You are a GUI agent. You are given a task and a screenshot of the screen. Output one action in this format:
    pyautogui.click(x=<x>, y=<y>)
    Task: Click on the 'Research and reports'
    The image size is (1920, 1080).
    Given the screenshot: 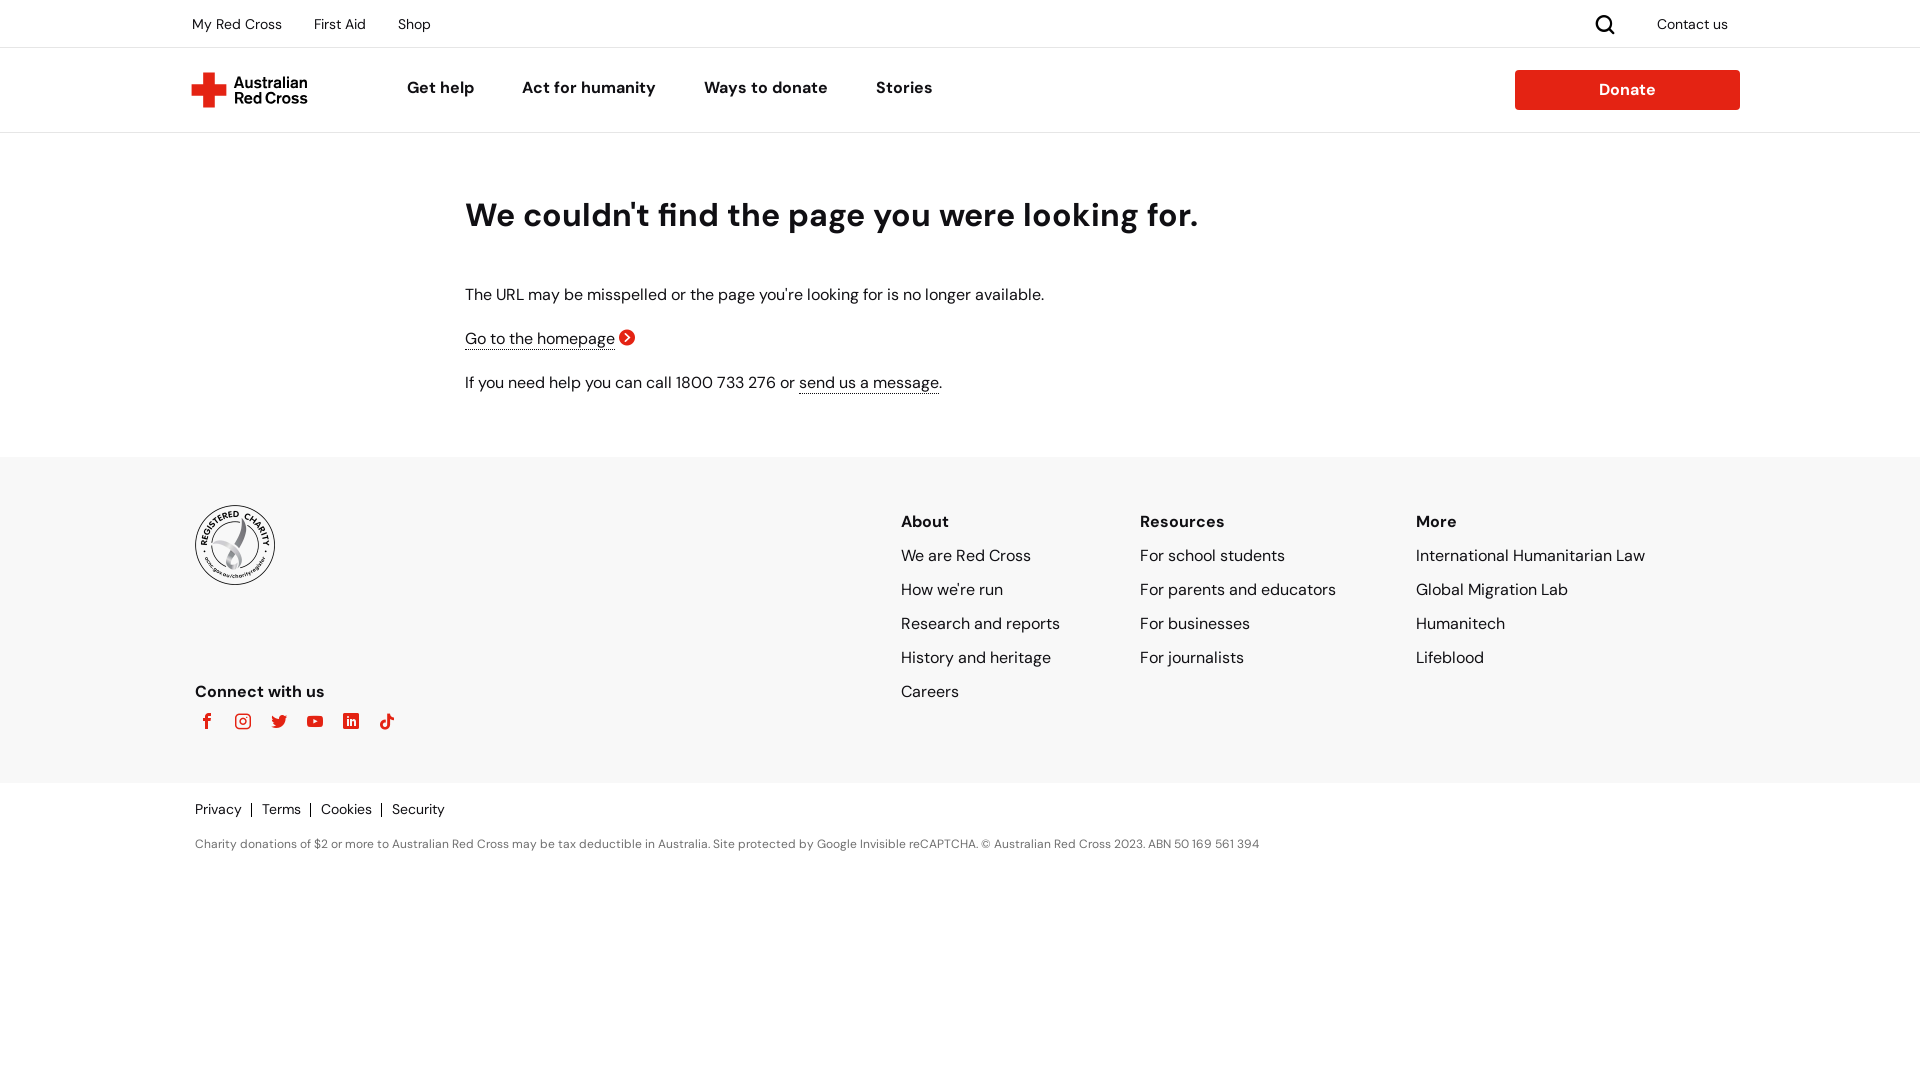 What is the action you would take?
    pyautogui.click(x=980, y=622)
    